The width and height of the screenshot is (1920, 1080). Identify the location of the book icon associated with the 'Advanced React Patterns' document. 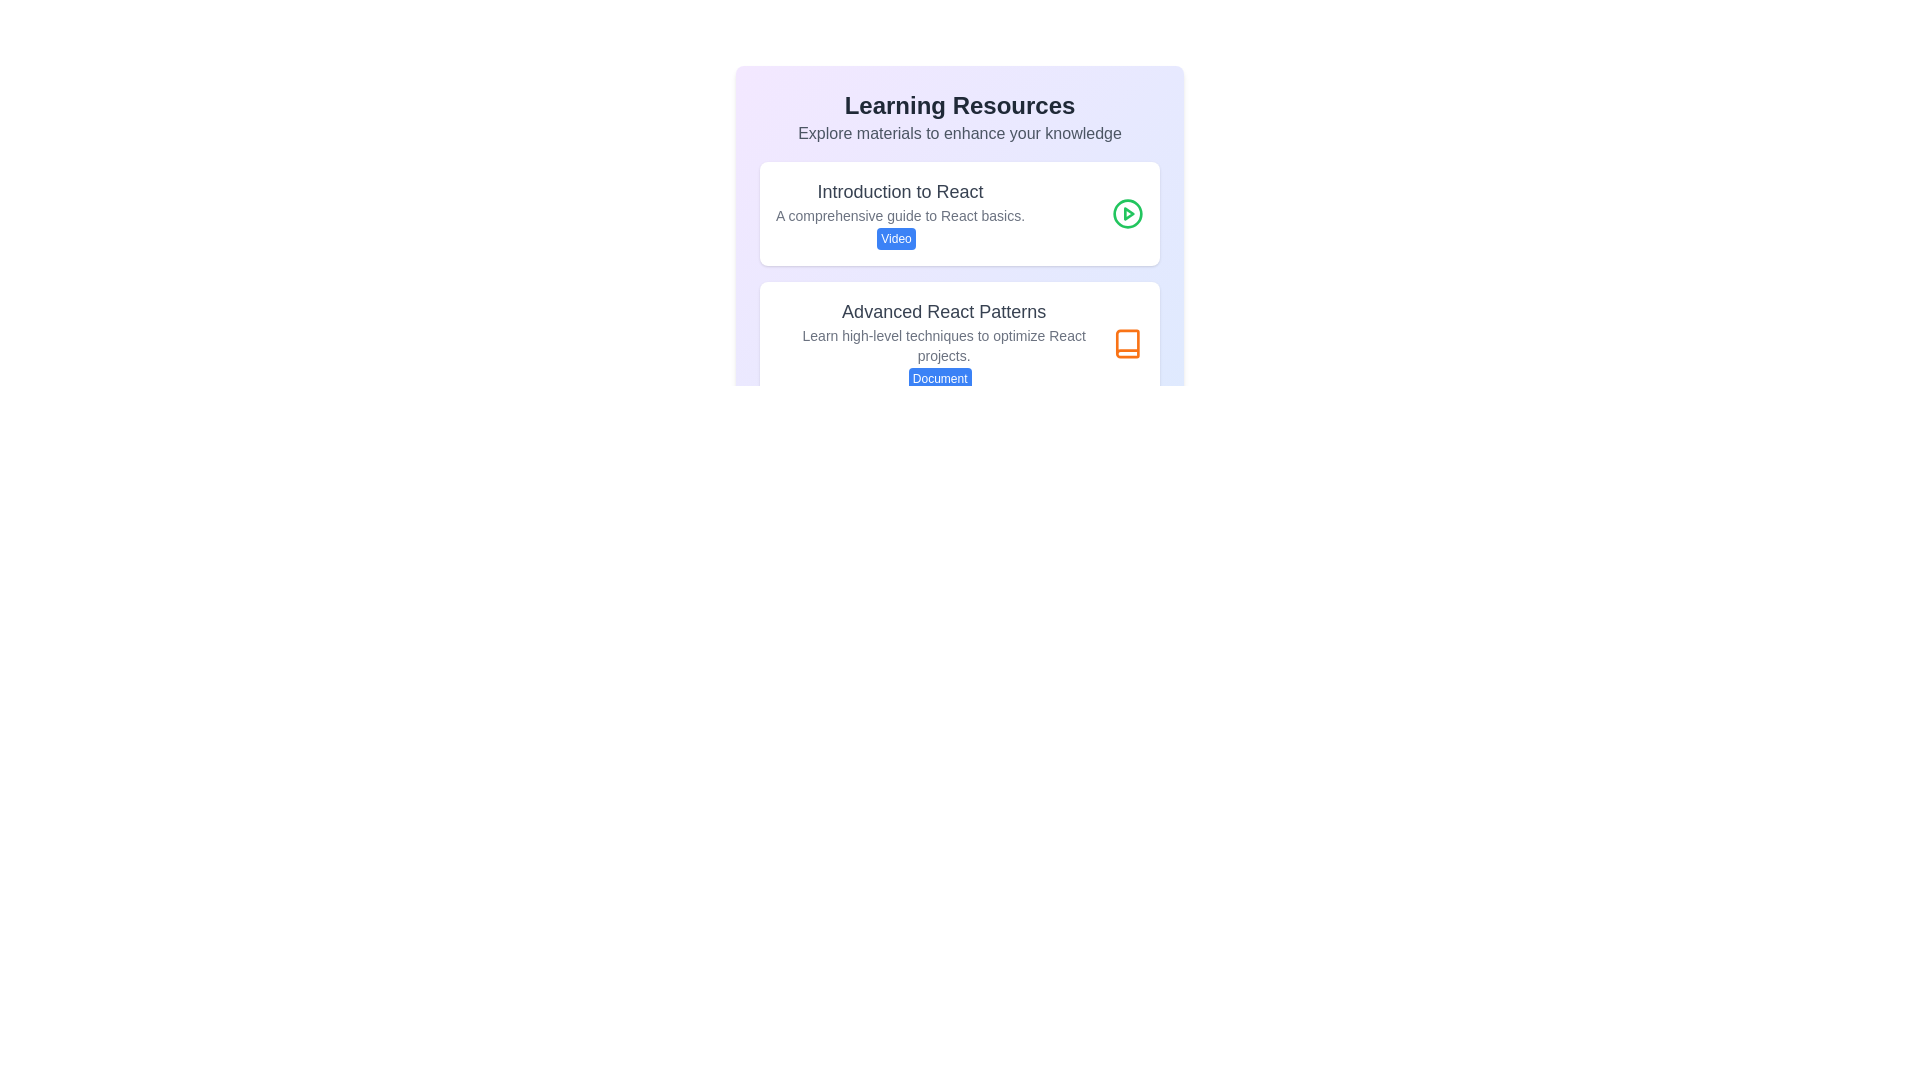
(1128, 342).